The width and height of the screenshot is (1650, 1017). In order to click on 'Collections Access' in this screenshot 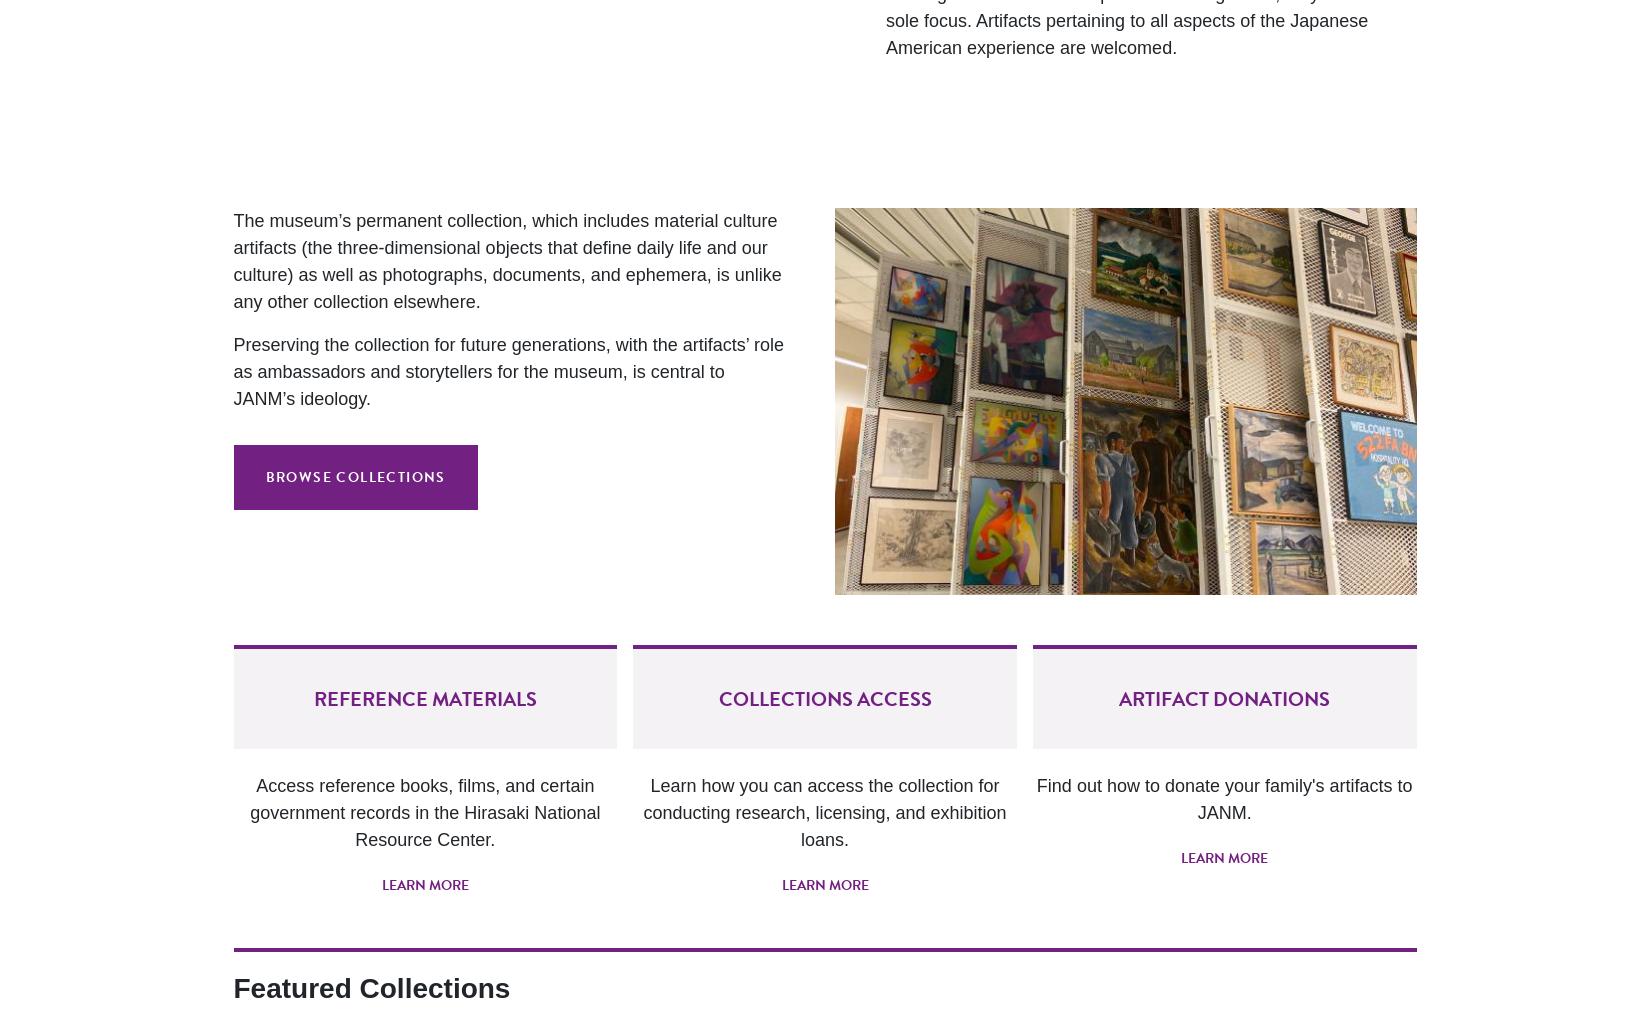, I will do `click(823, 697)`.